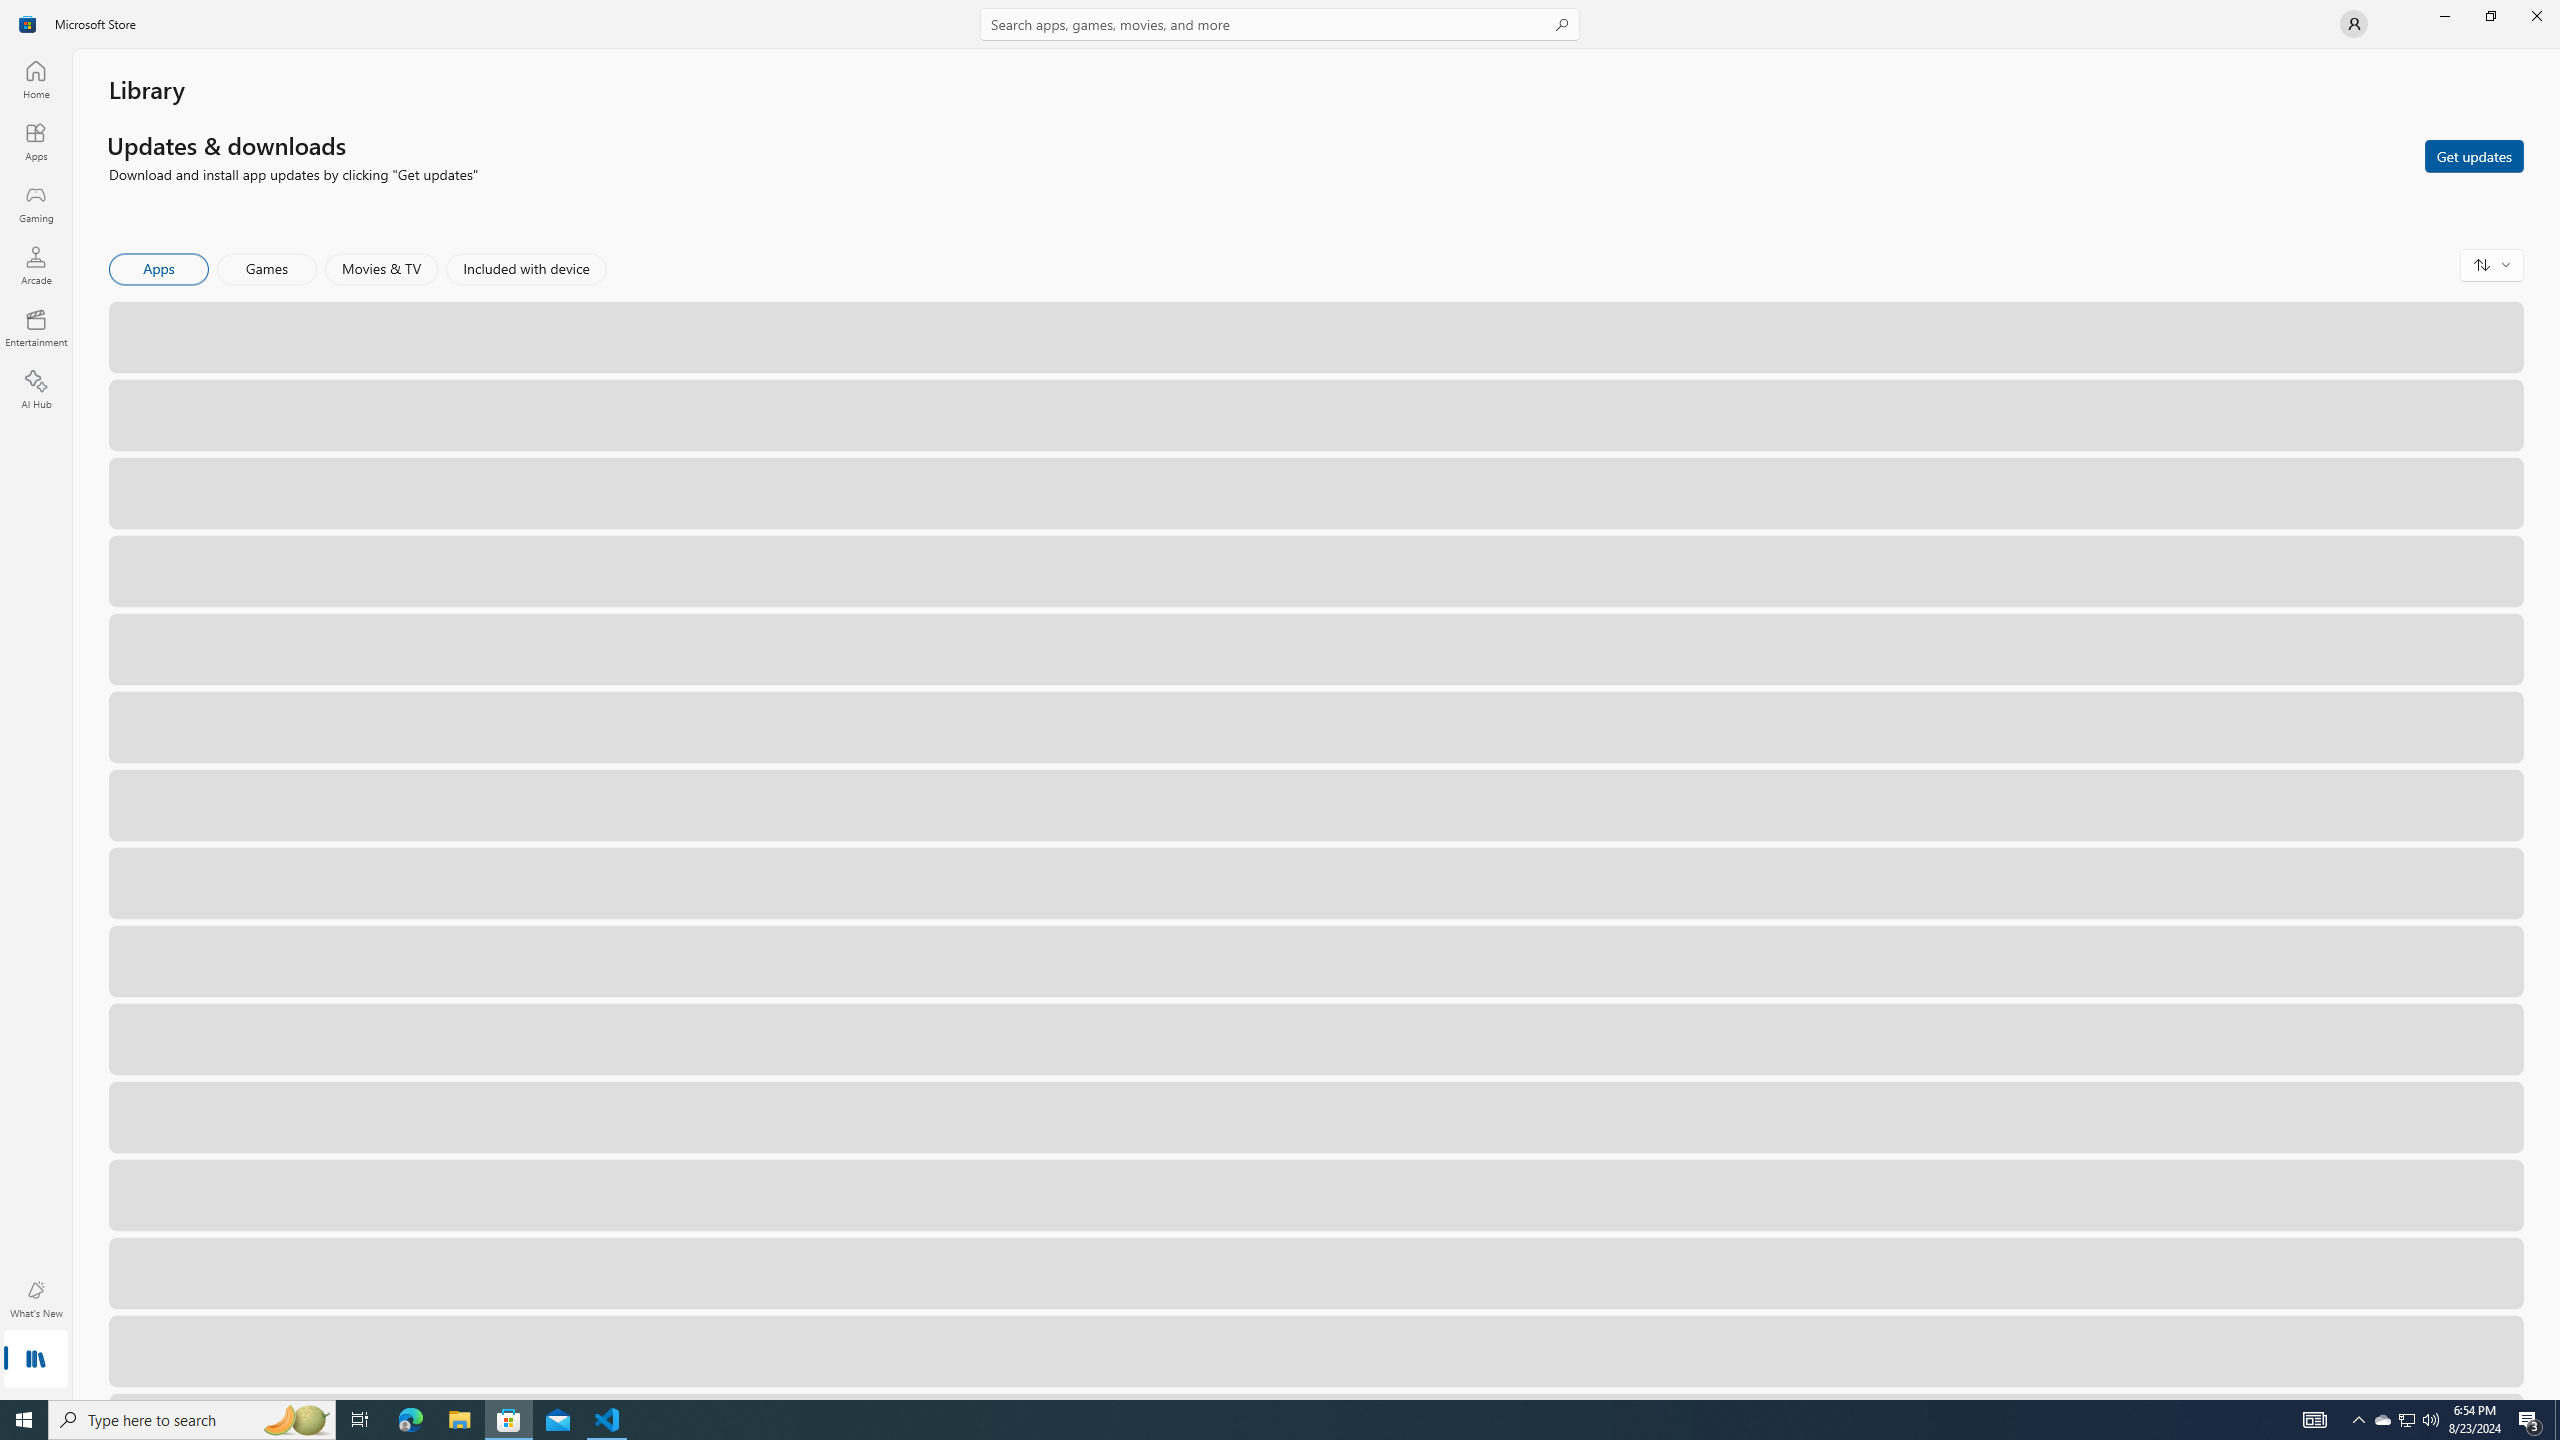  I want to click on 'Movies & TV', so click(380, 268).